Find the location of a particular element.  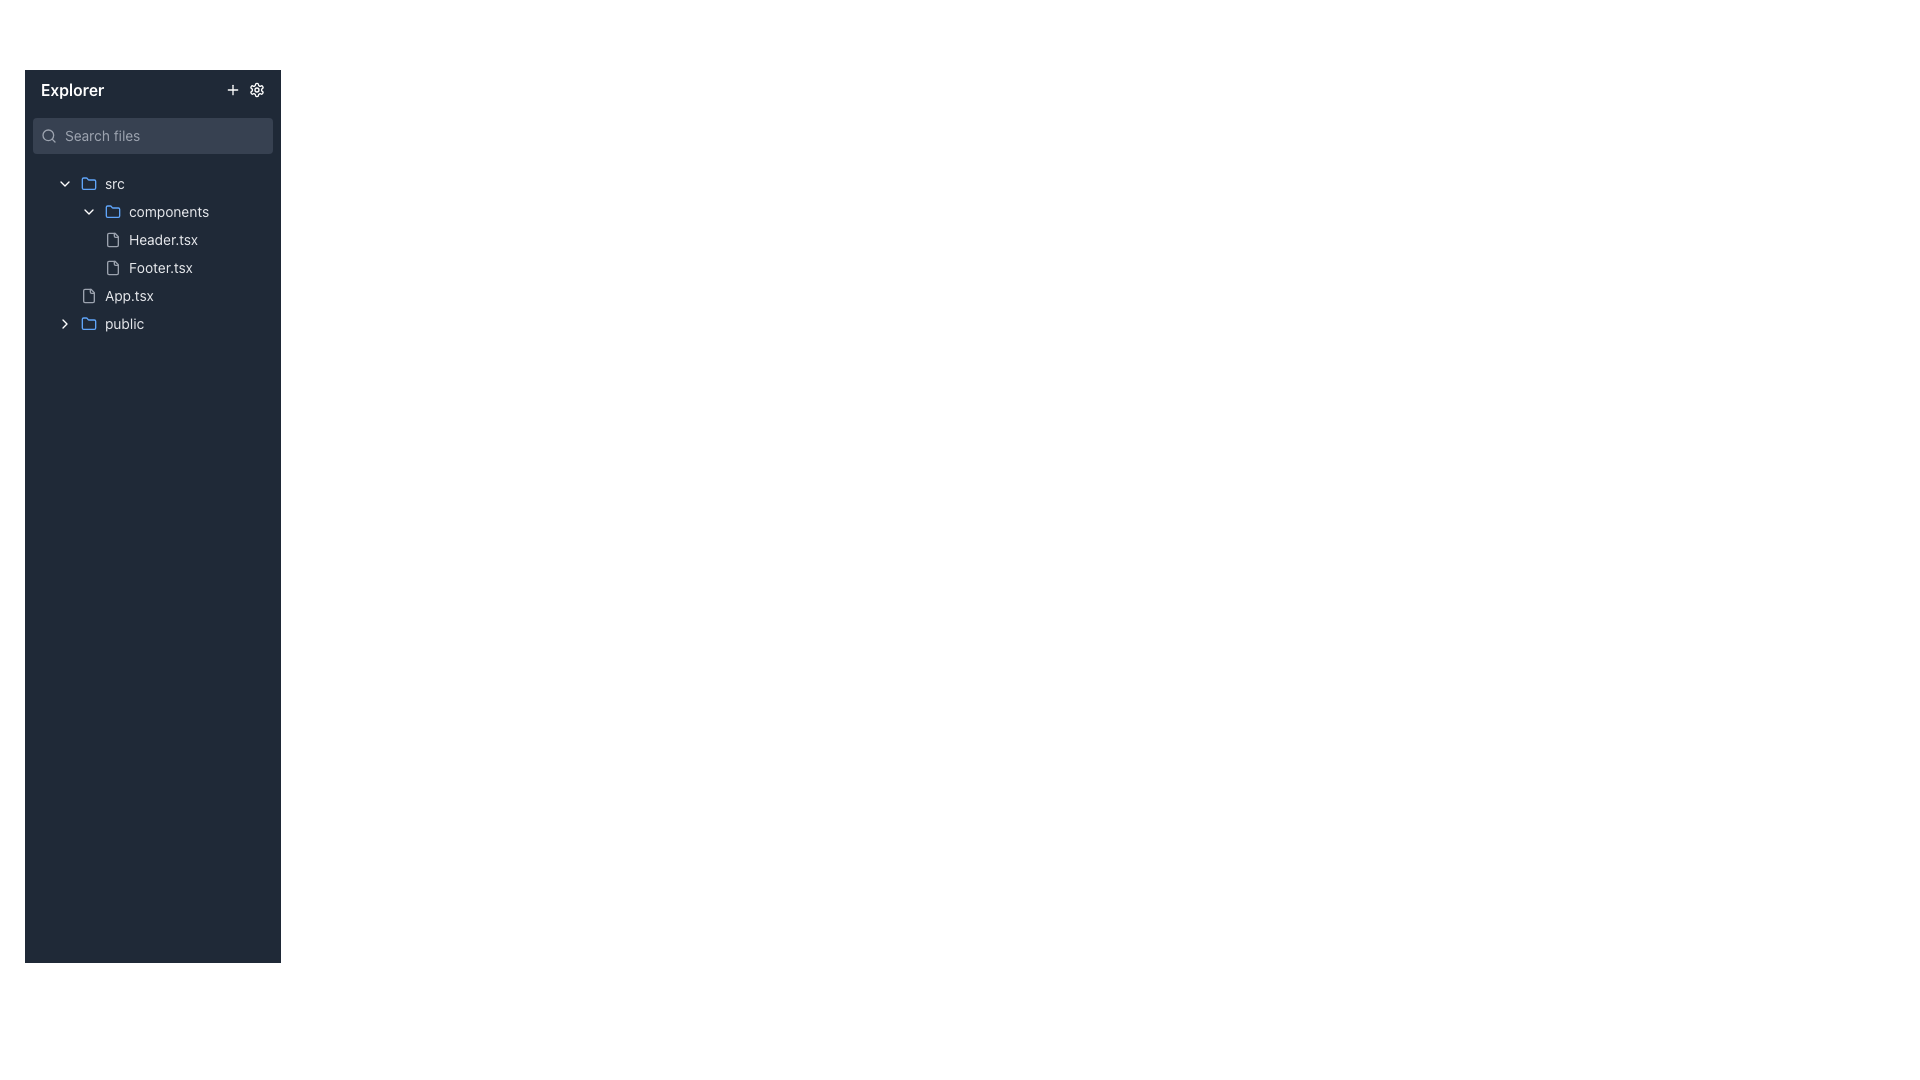

the 'App.tsx' file icon is located at coordinates (88, 296).